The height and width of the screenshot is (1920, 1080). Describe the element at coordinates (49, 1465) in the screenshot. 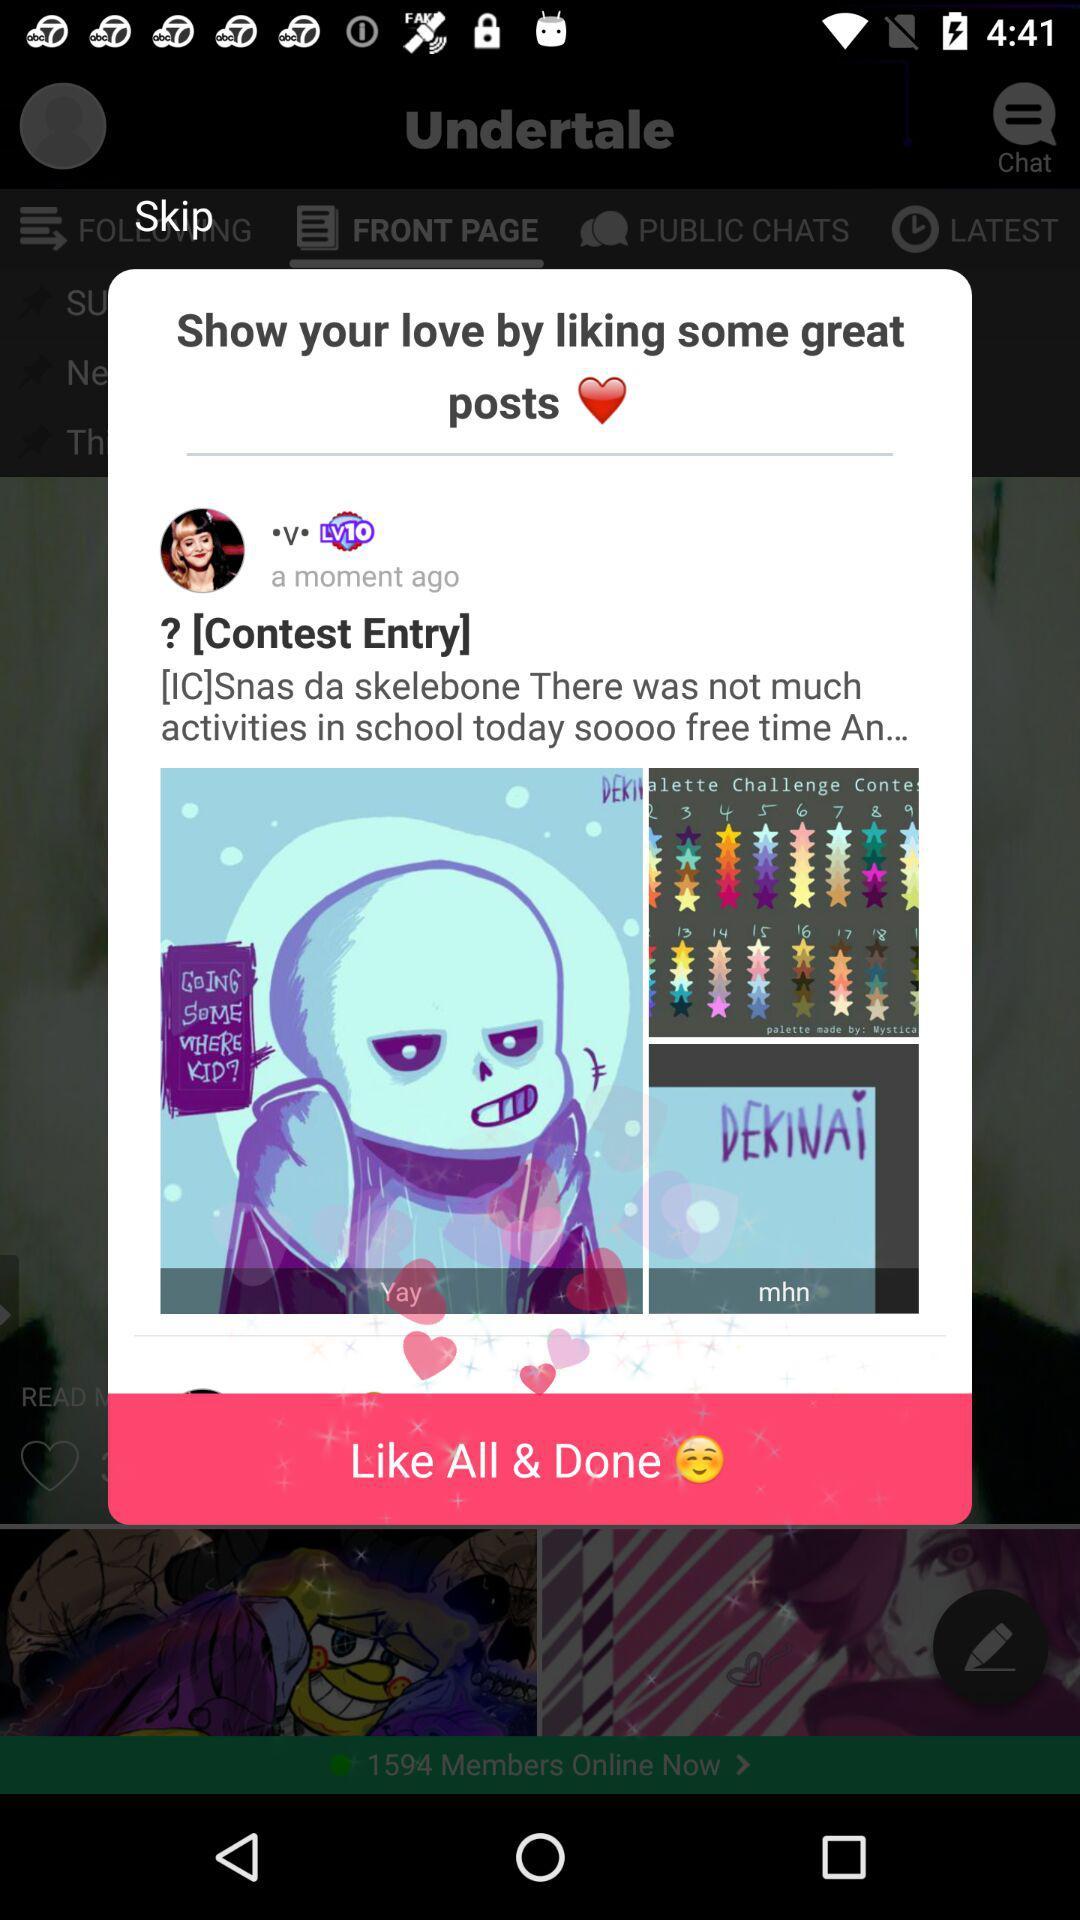

I see `the favourite icon which is on the left side of the page` at that location.